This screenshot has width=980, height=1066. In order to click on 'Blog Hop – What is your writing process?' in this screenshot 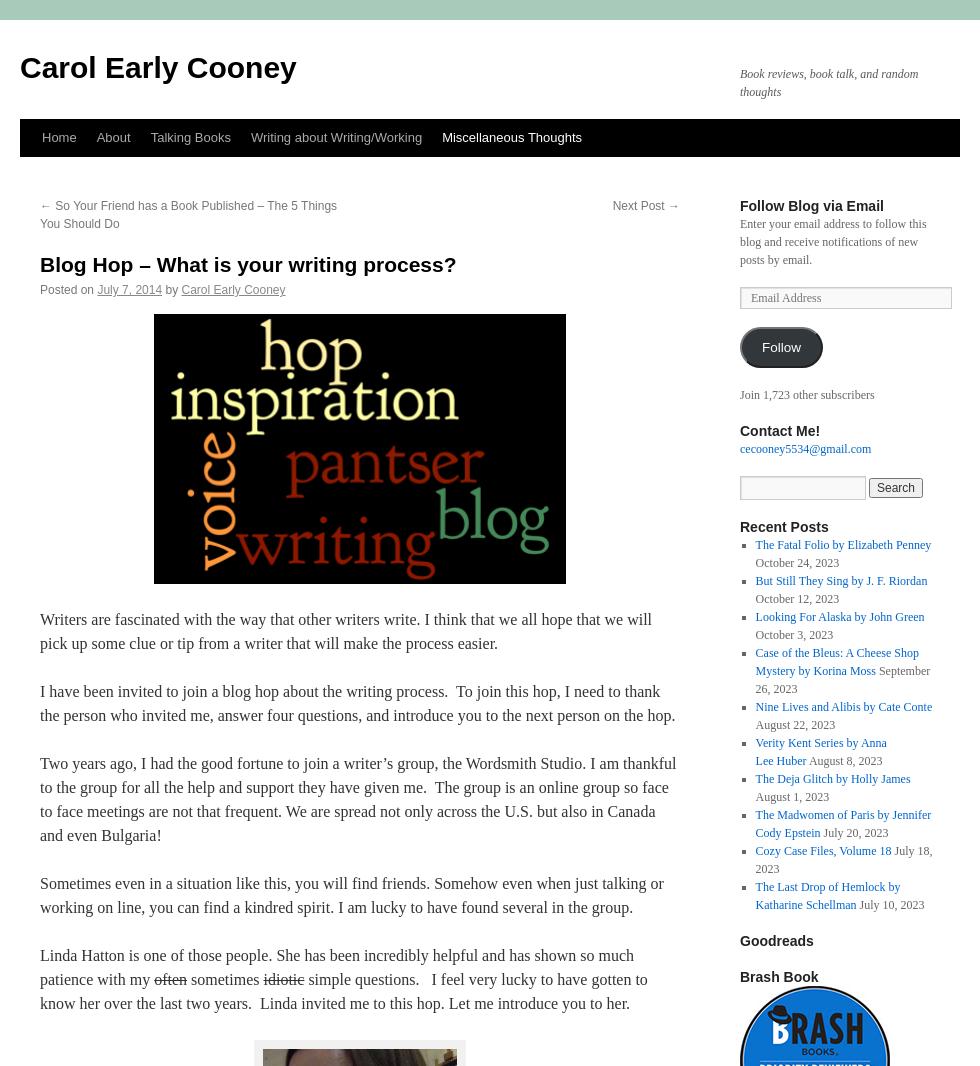, I will do `click(247, 263)`.